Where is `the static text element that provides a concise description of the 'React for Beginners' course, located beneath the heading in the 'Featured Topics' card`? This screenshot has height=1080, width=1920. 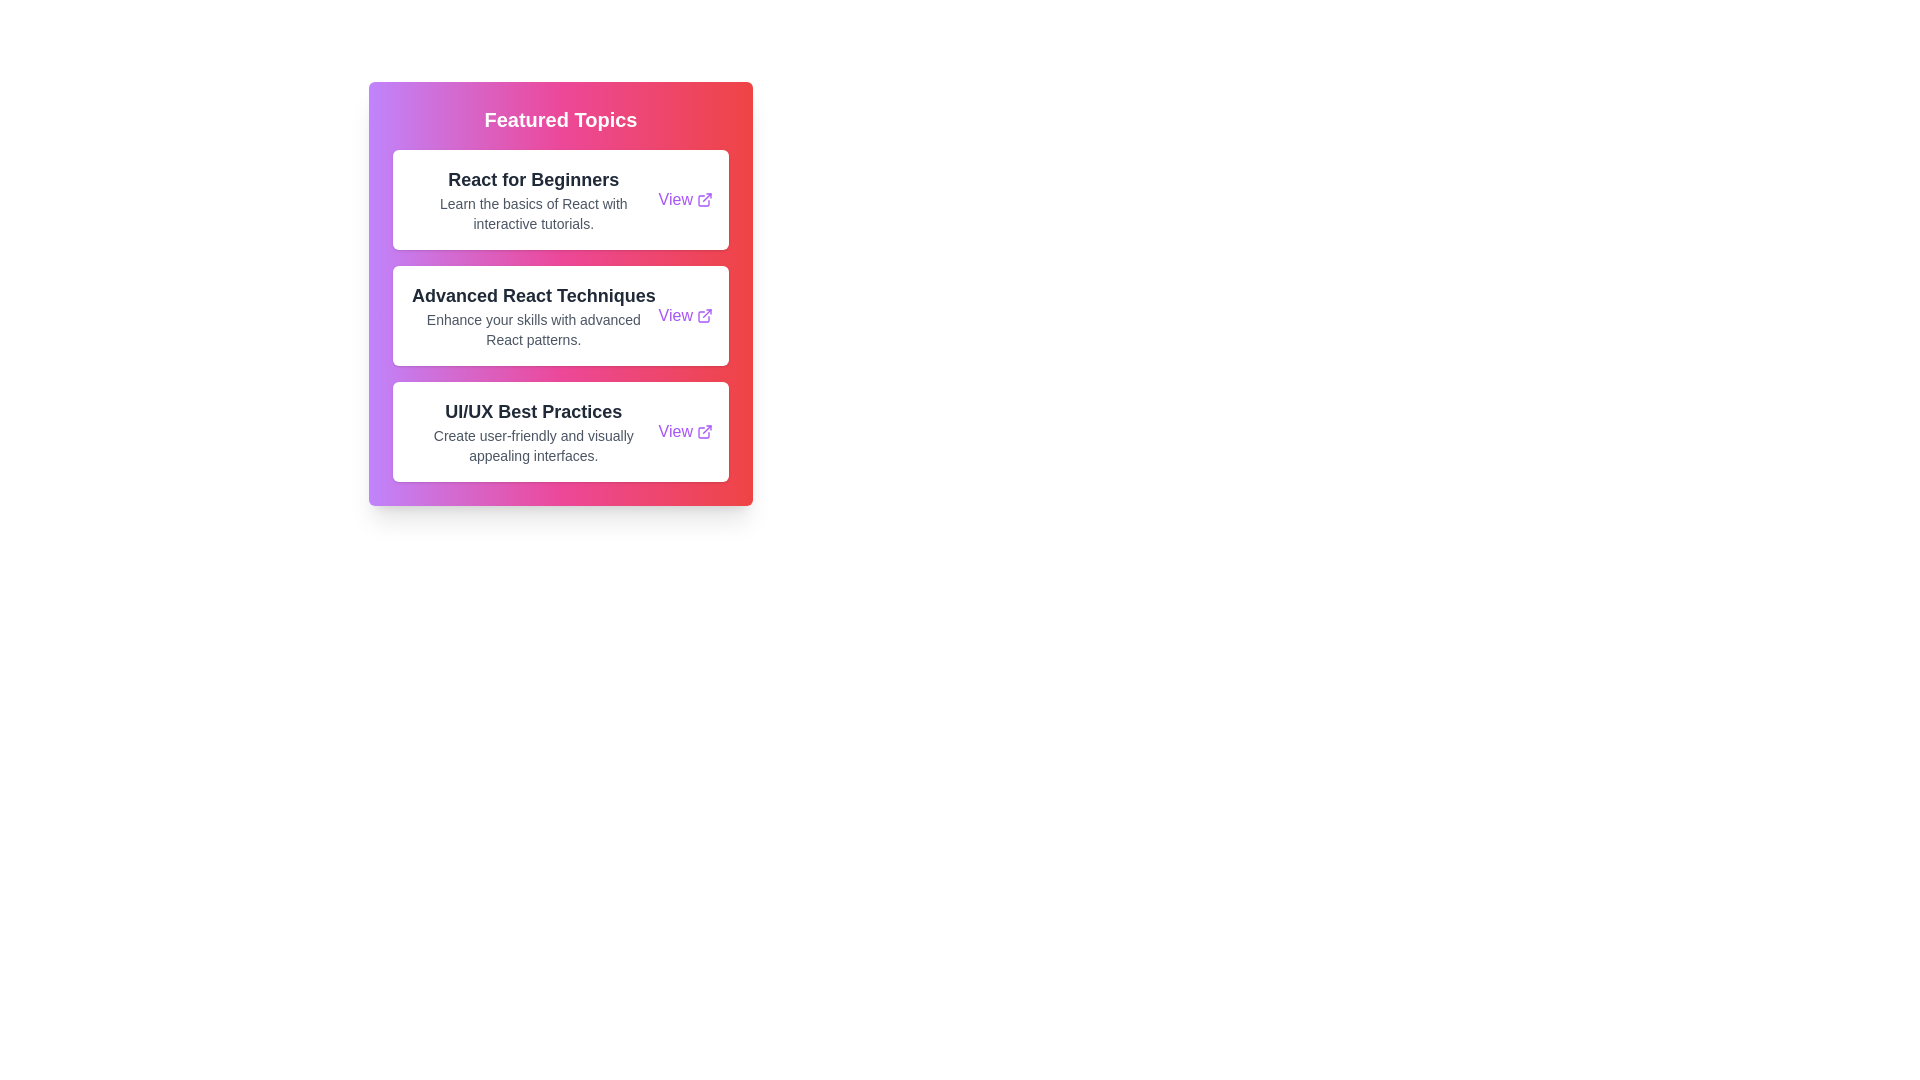 the static text element that provides a concise description of the 'React for Beginners' course, located beneath the heading in the 'Featured Topics' card is located at coordinates (533, 213).